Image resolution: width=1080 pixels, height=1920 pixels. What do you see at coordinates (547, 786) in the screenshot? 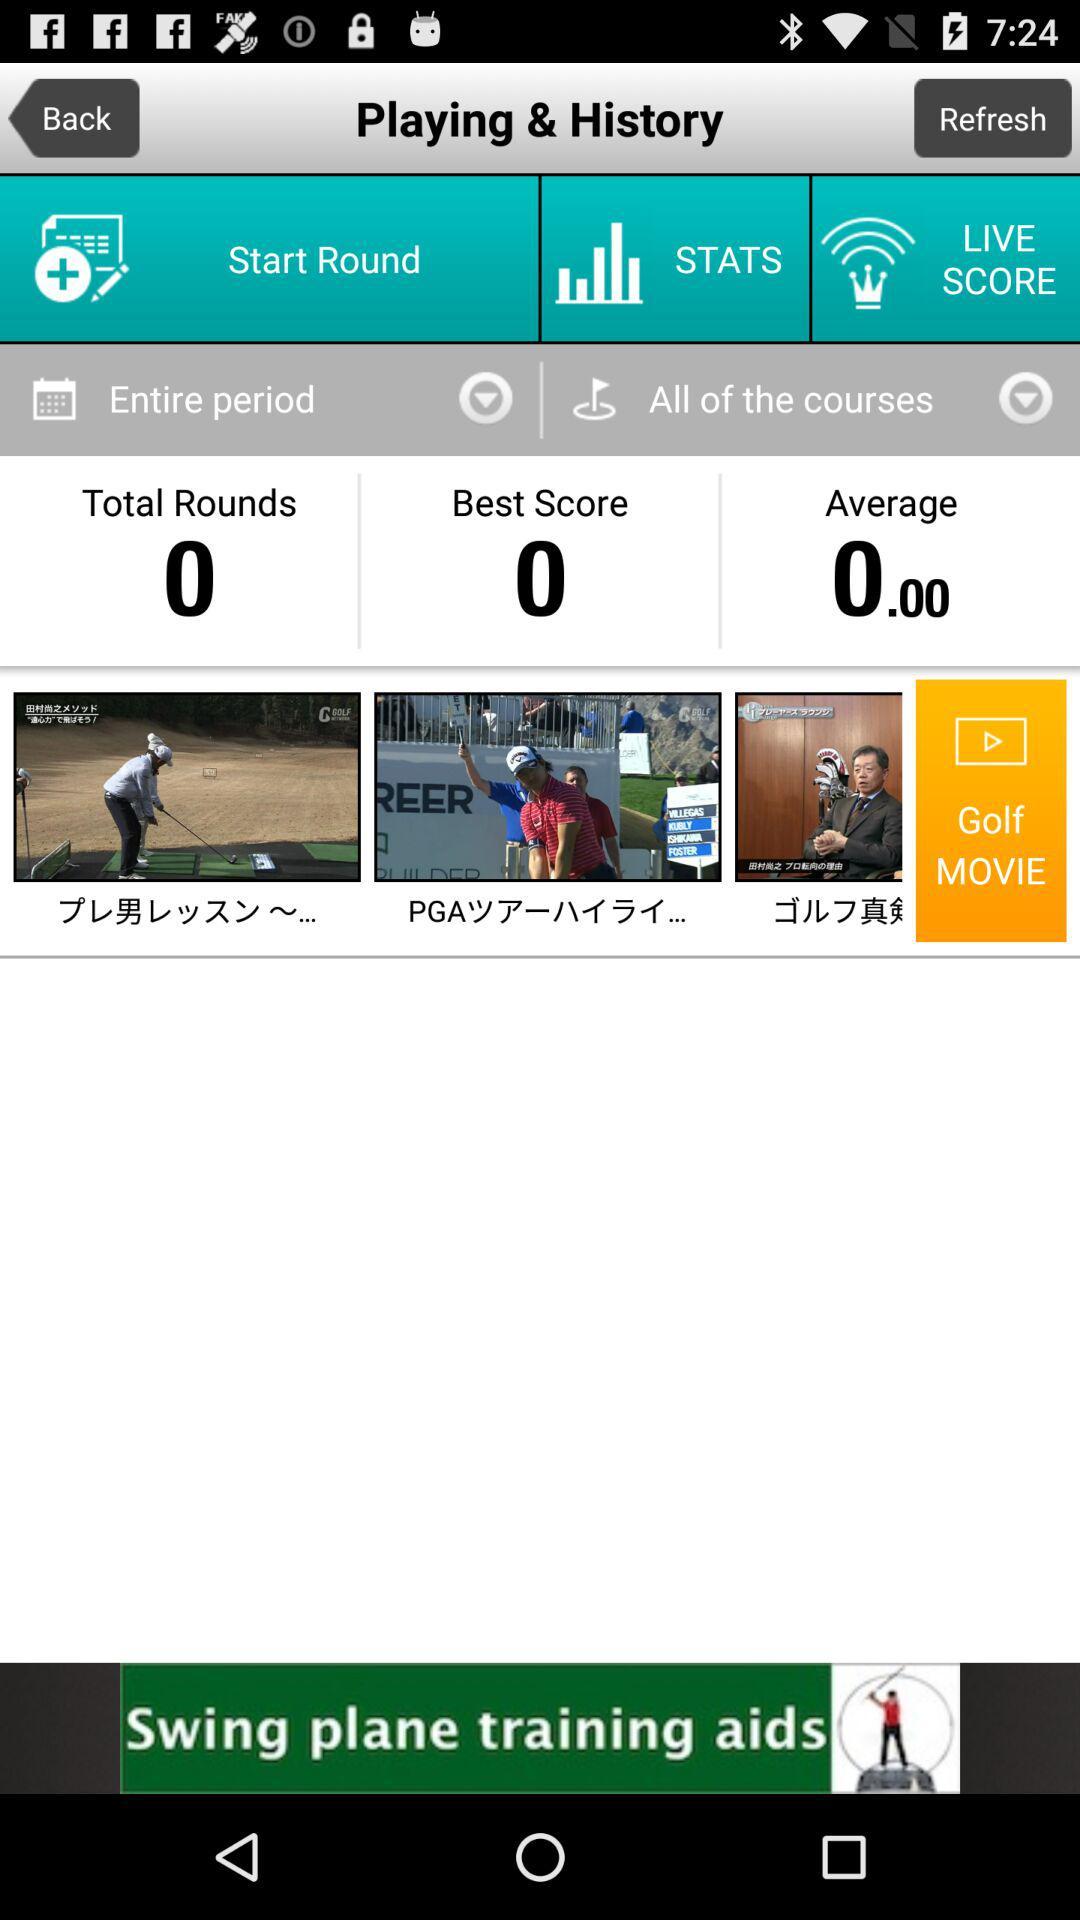
I see `open image` at bounding box center [547, 786].